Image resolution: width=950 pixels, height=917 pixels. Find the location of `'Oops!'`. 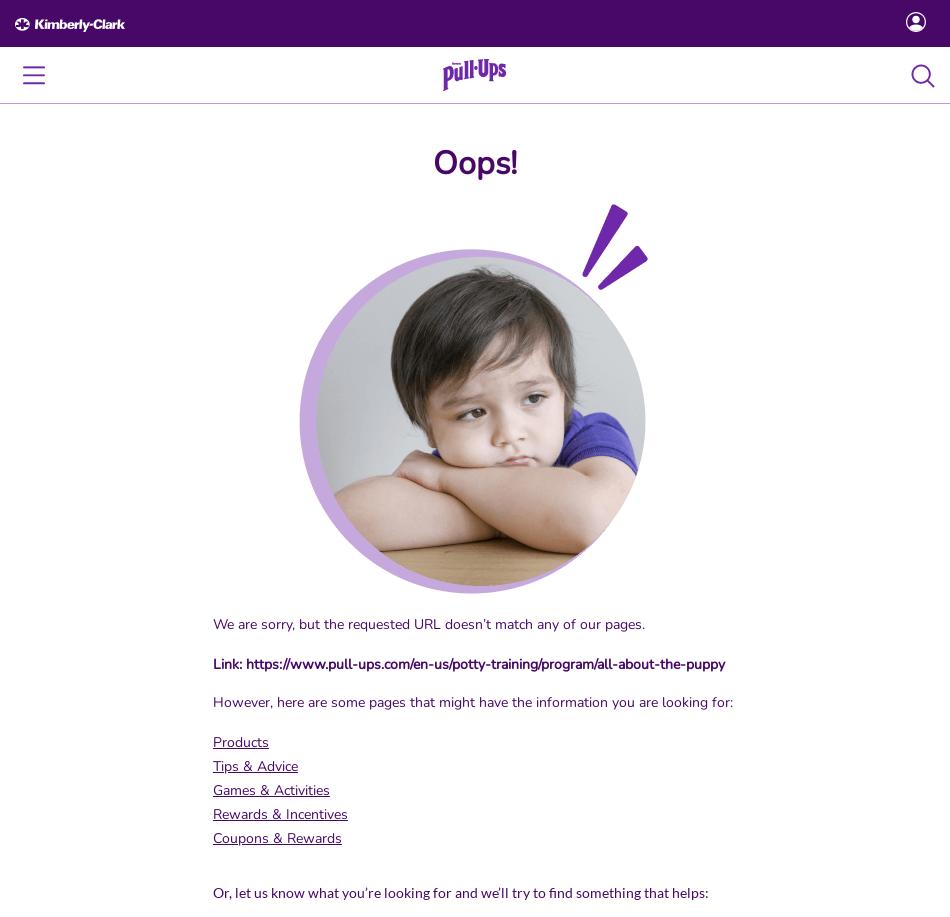

'Oops!' is located at coordinates (475, 163).